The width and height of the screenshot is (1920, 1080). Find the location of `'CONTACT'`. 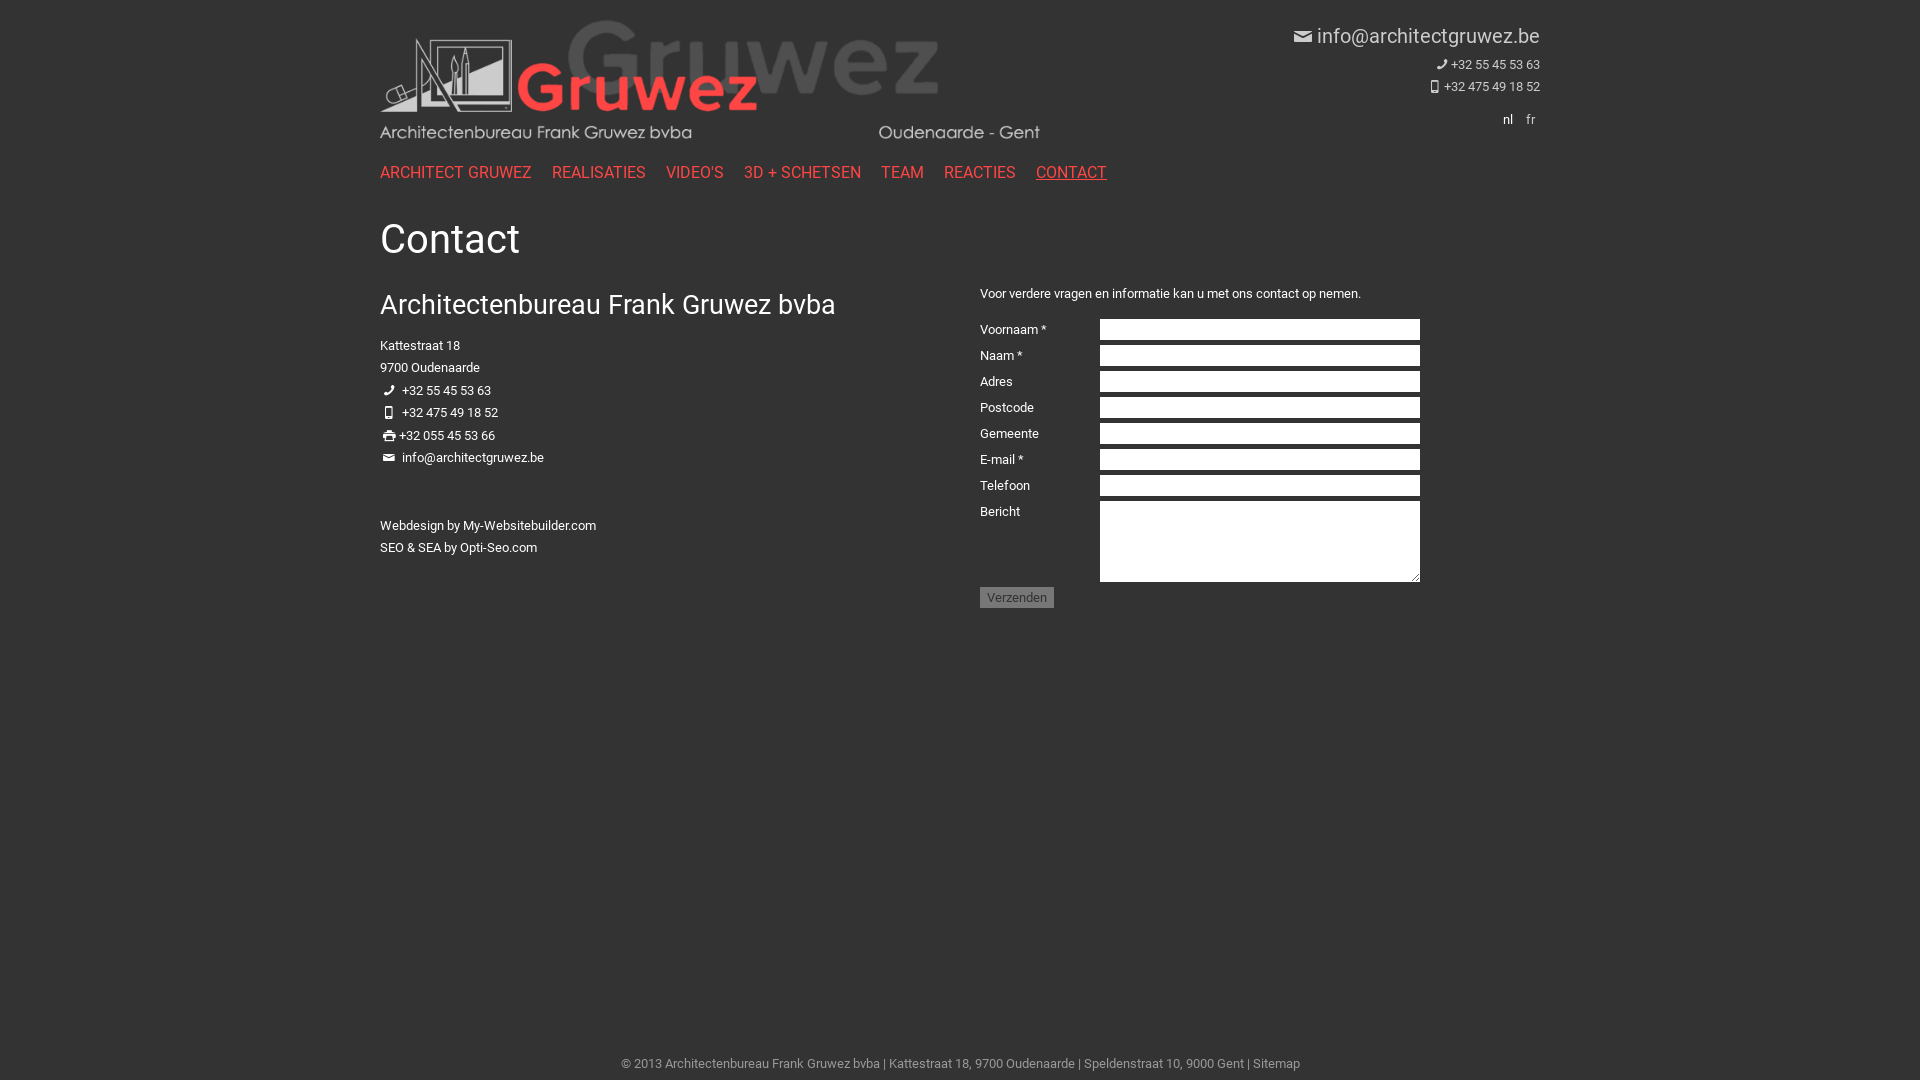

'CONTACT' is located at coordinates (1080, 171).